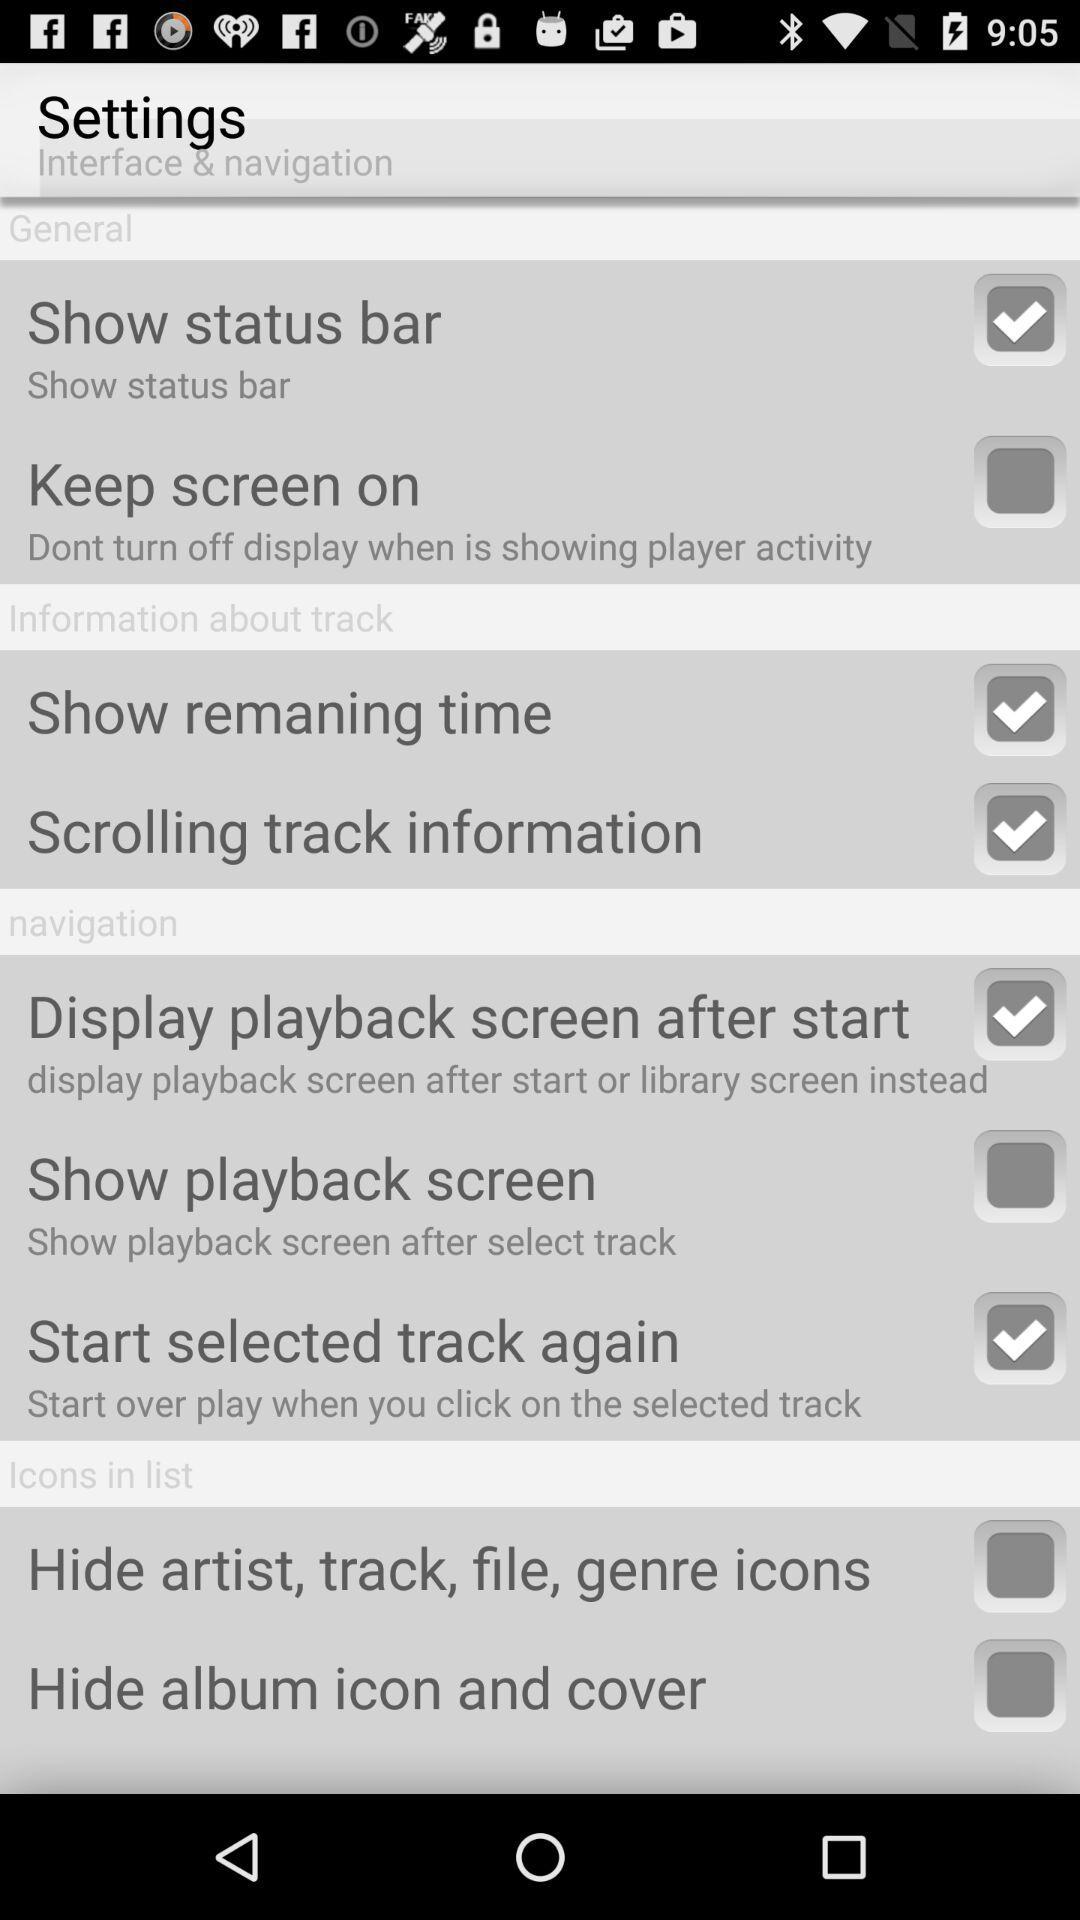 Image resolution: width=1080 pixels, height=1920 pixels. What do you see at coordinates (1020, 318) in the screenshot?
I see `show/hide status bar` at bounding box center [1020, 318].